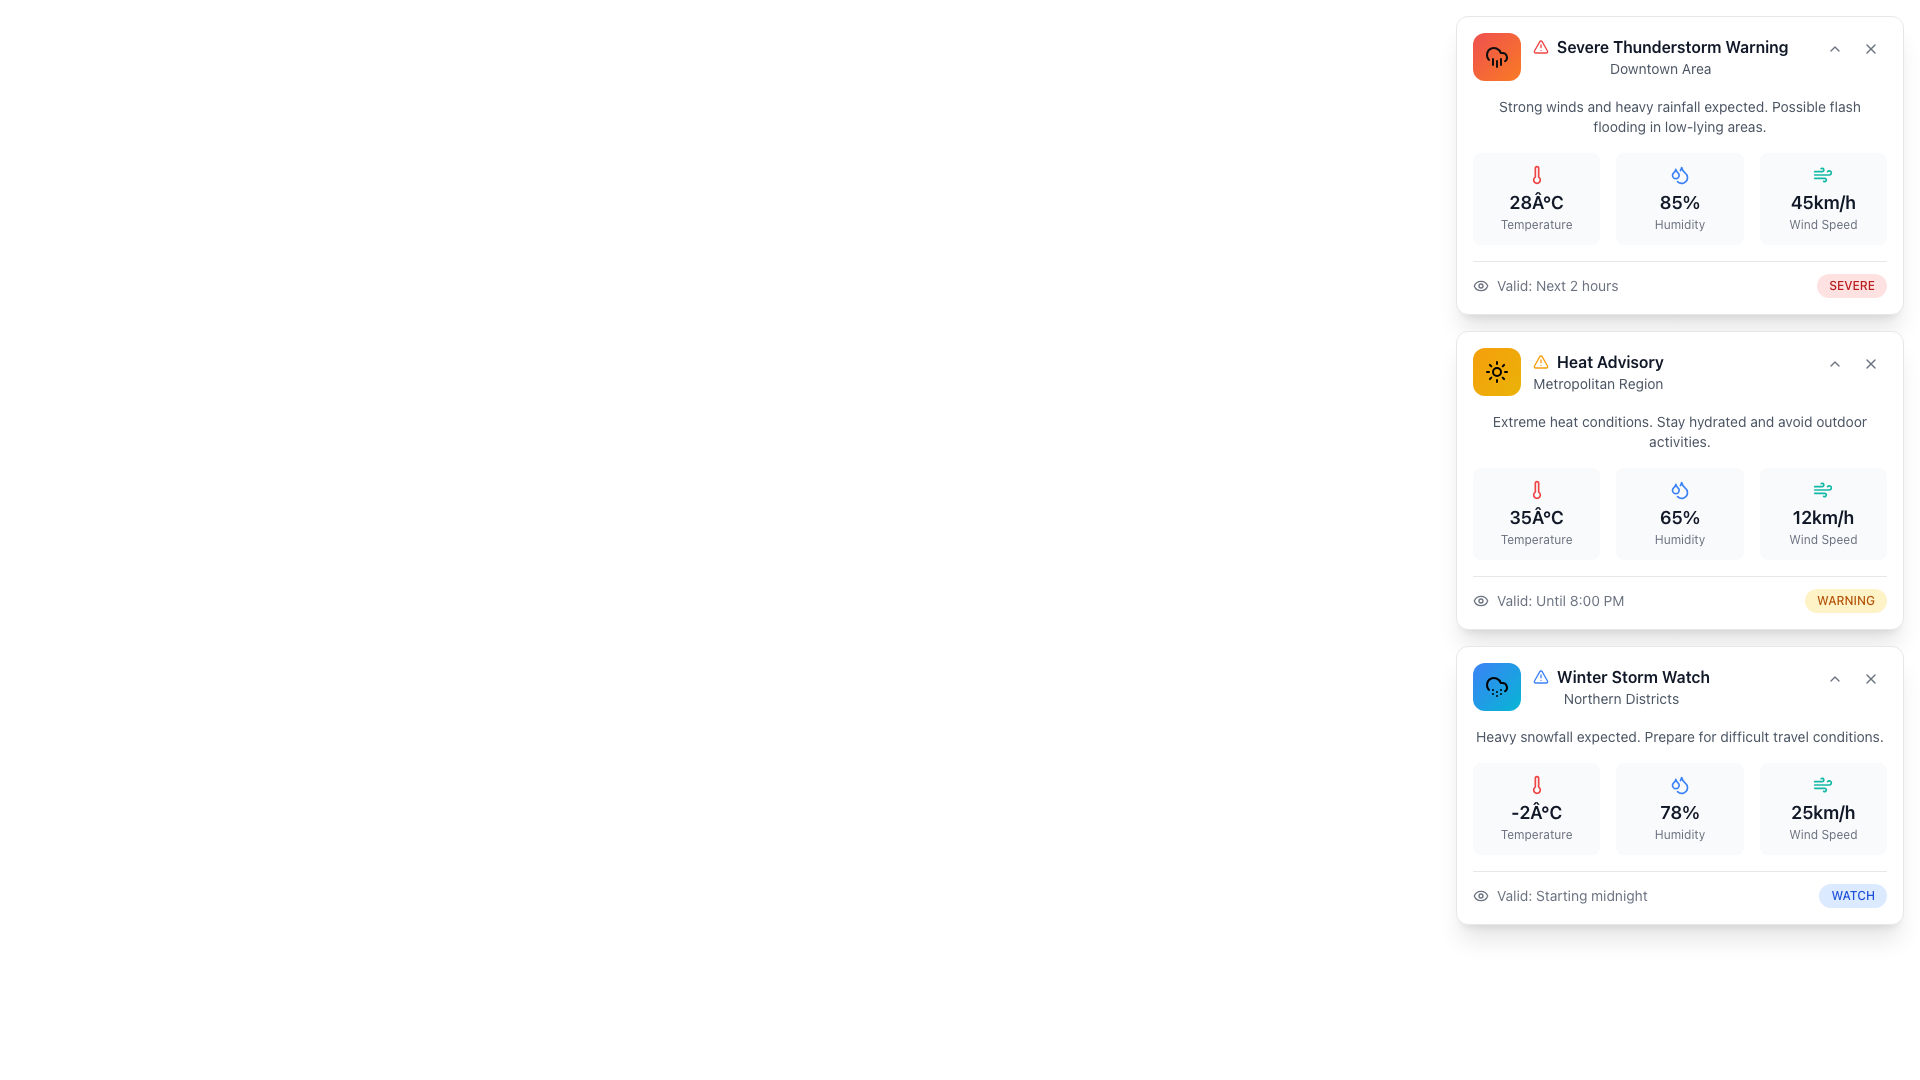 The width and height of the screenshot is (1920, 1080). What do you see at coordinates (1870, 48) in the screenshot?
I see `the small rounded button with a grayish 'X' icon in the top-right corner of the 'Severe Thunderstorm Warning' card` at bounding box center [1870, 48].